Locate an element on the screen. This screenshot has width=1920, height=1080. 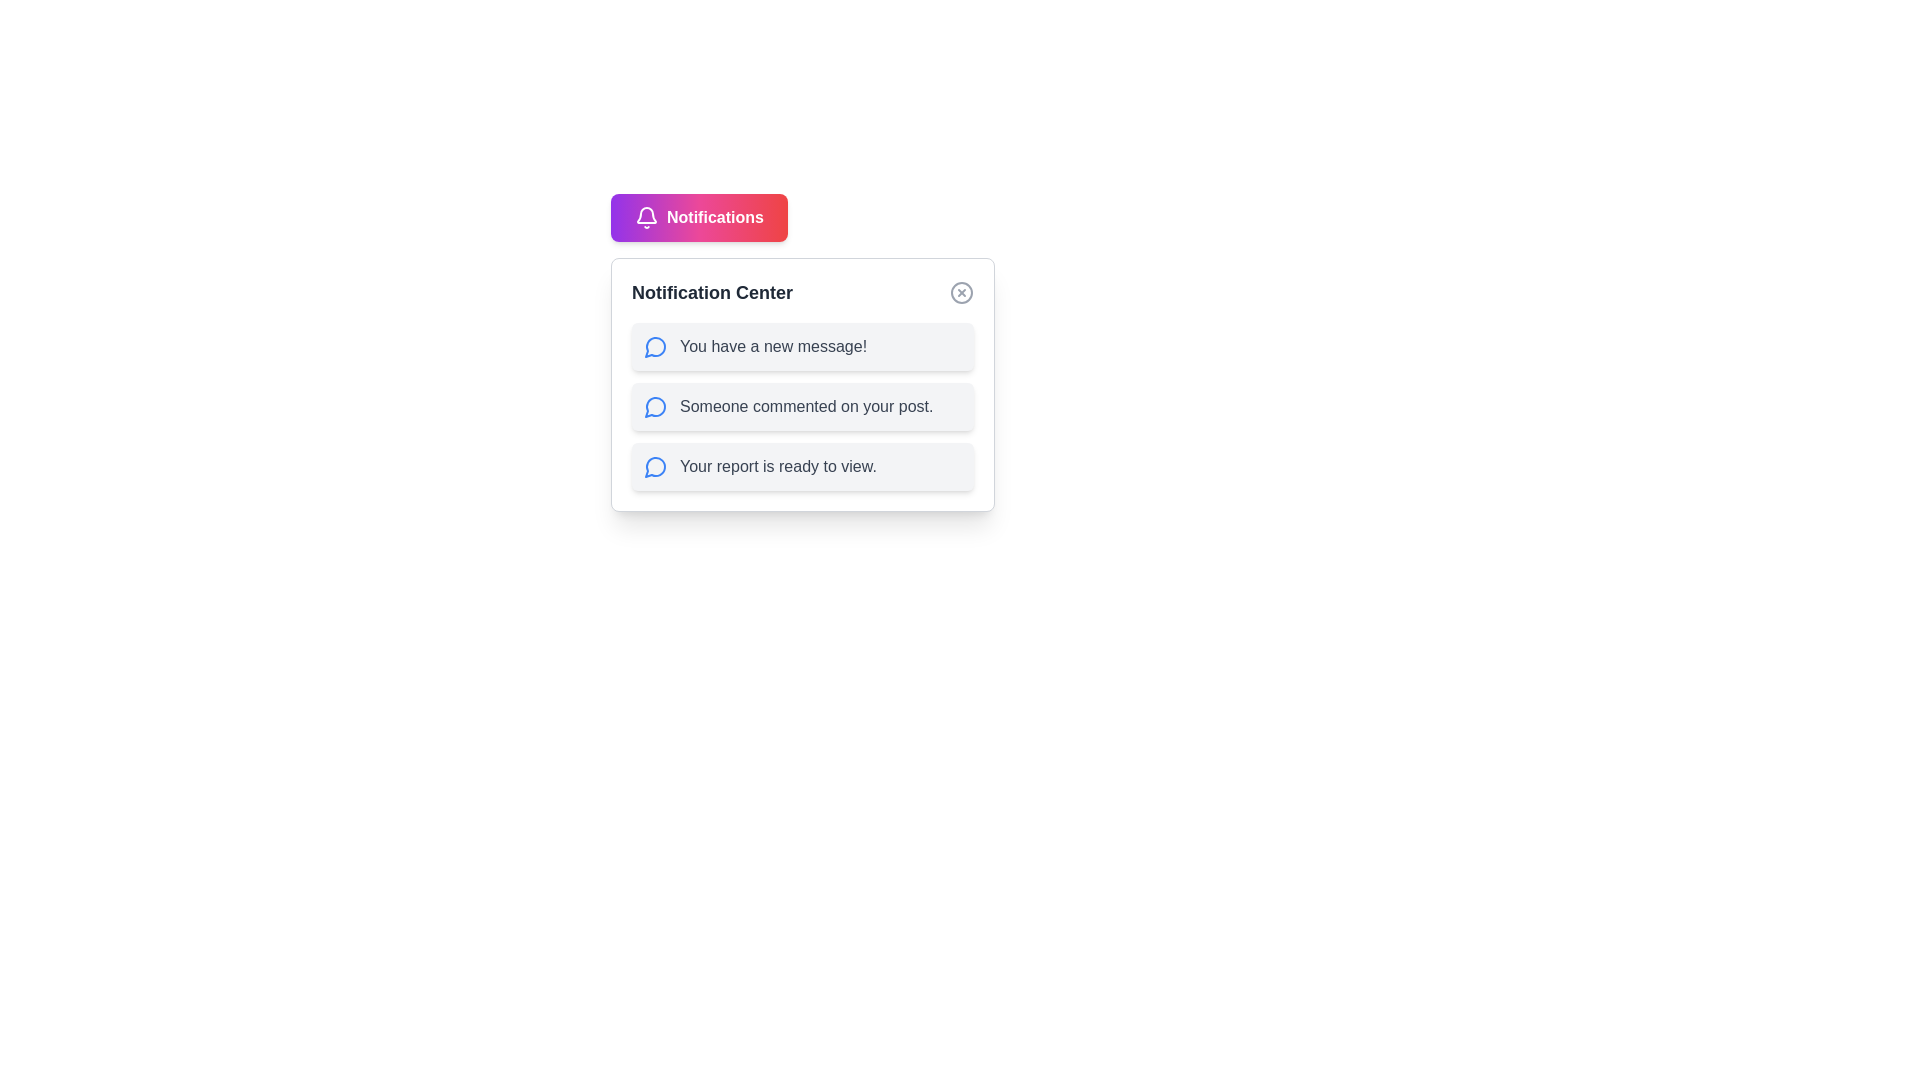
the notification card that contains the message 'Someone commented on your post.' which is the second card in the notification center is located at coordinates (802, 406).